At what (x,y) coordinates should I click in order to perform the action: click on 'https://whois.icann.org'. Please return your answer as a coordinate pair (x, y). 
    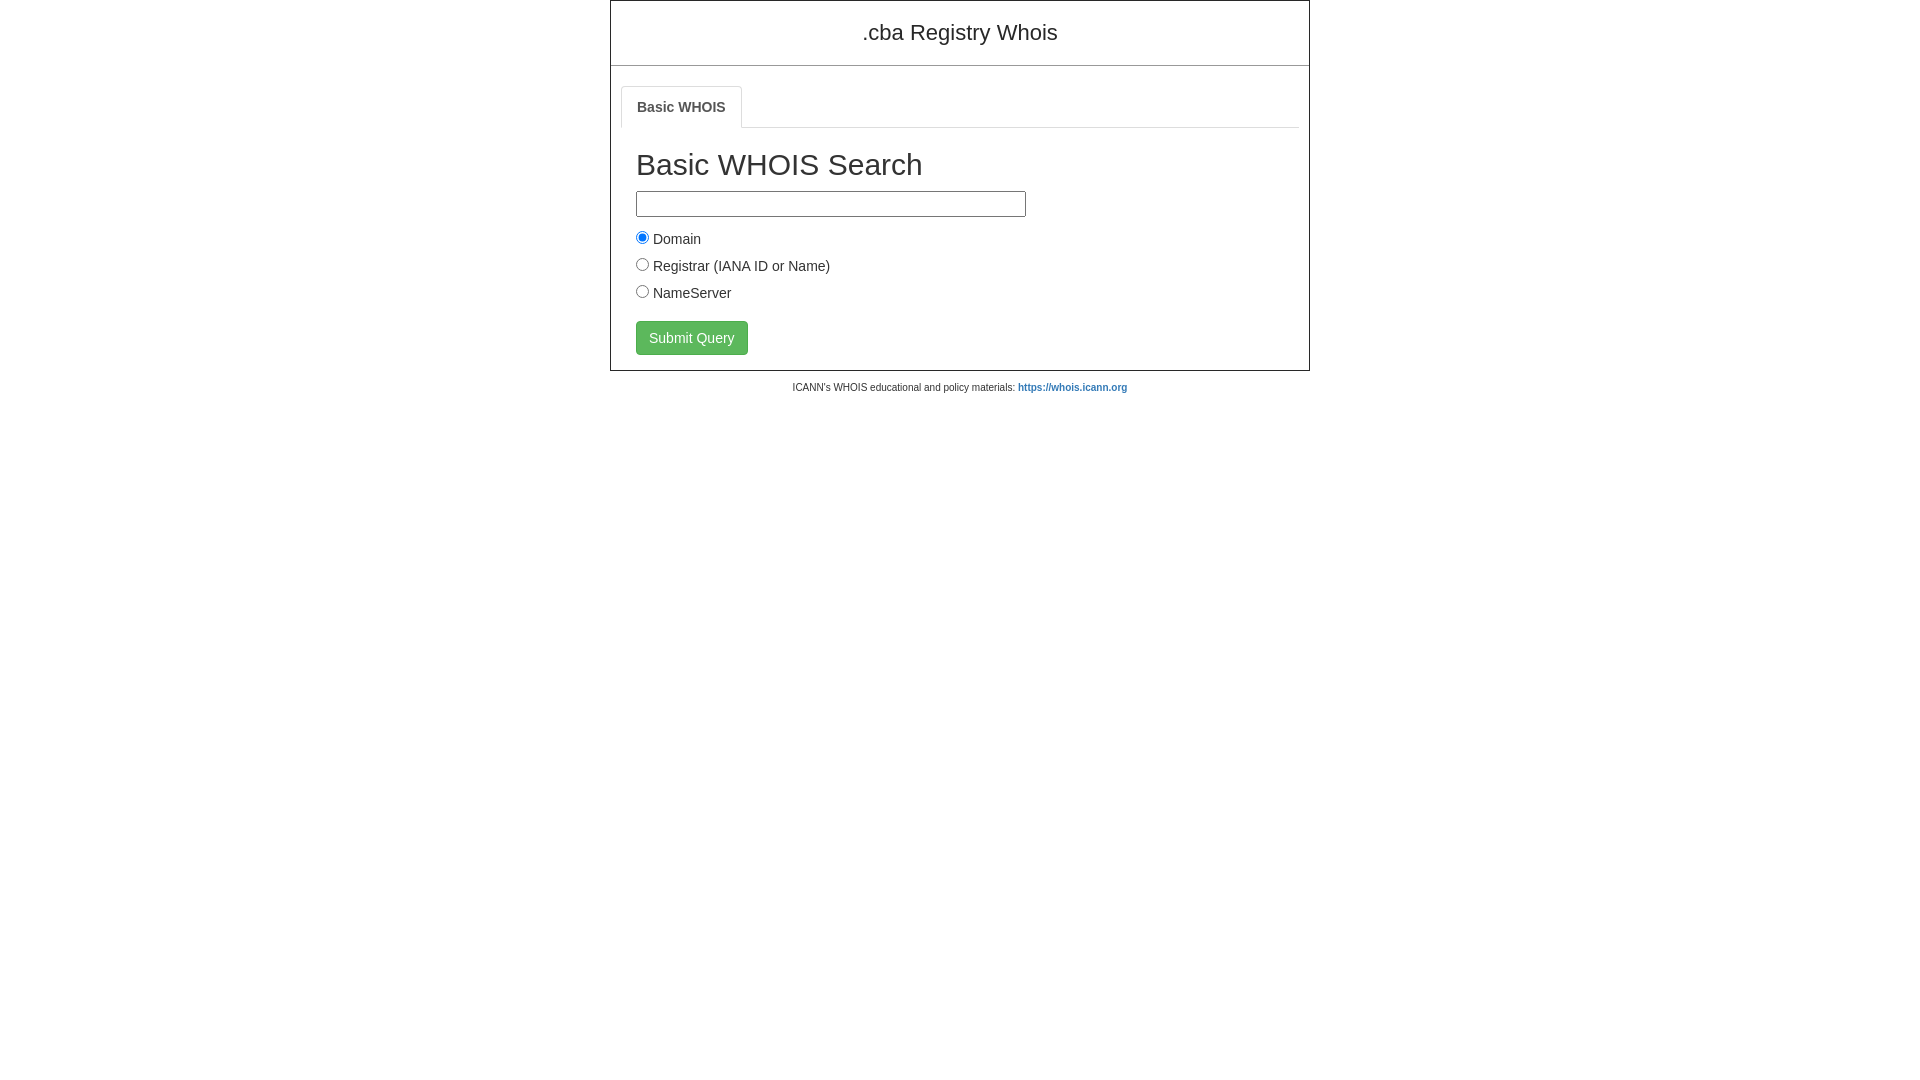
    Looking at the image, I should click on (1071, 387).